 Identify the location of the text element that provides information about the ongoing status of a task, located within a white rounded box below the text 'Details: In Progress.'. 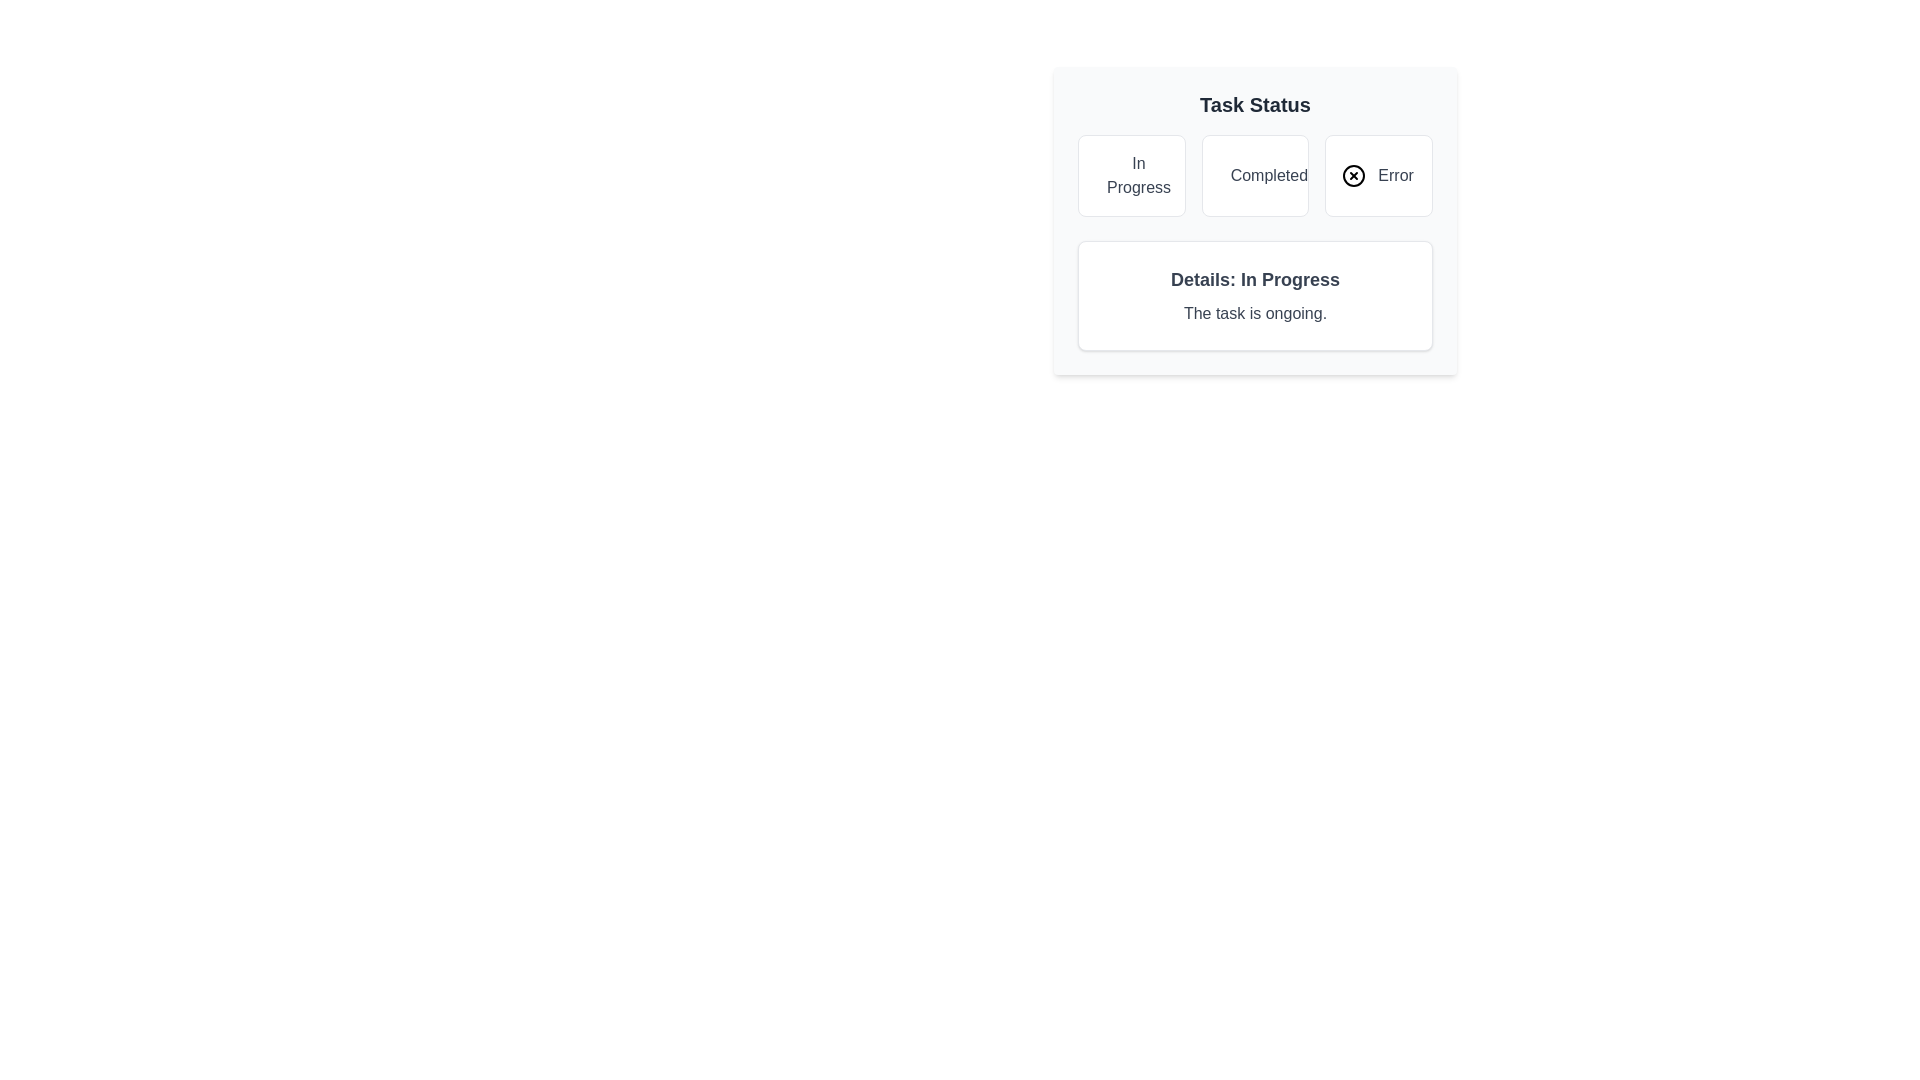
(1254, 313).